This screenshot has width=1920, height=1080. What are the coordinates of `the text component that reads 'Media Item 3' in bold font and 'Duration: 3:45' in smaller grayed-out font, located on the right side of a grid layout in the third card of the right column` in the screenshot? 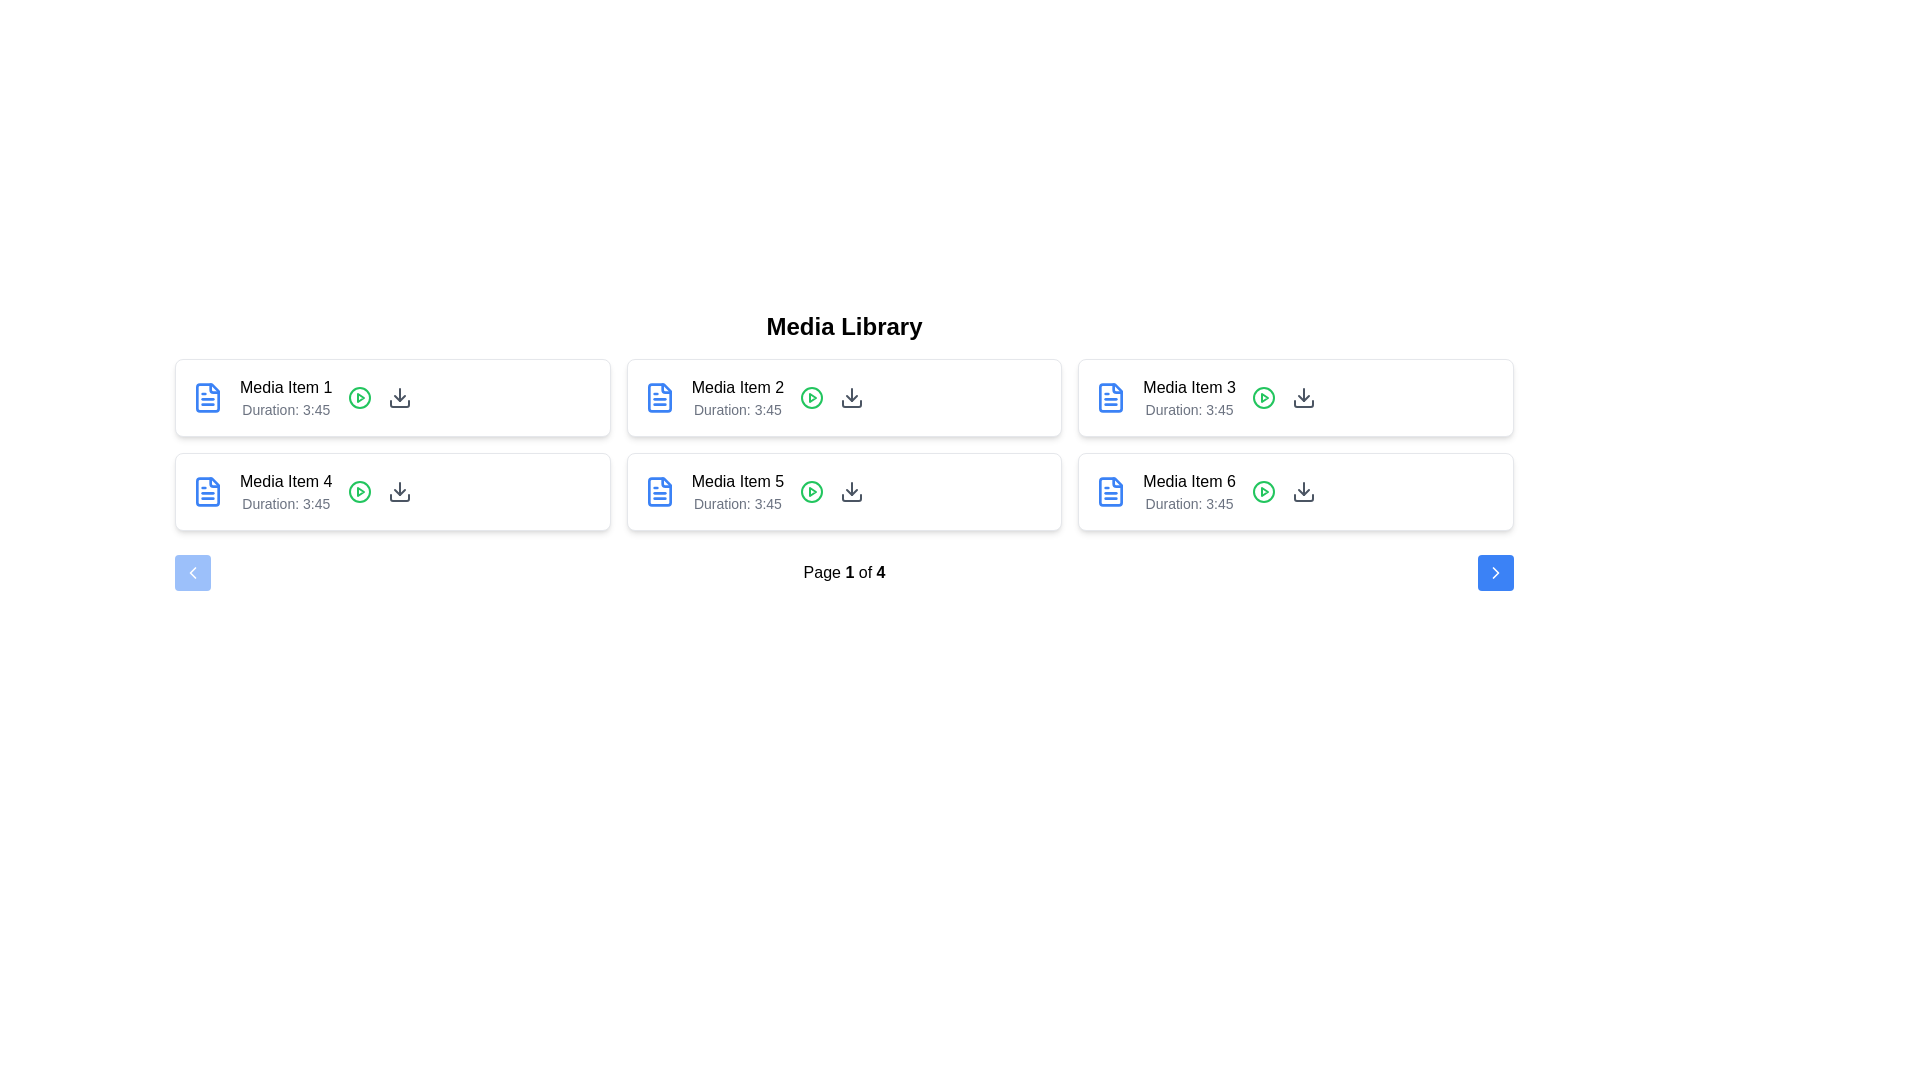 It's located at (1189, 397).